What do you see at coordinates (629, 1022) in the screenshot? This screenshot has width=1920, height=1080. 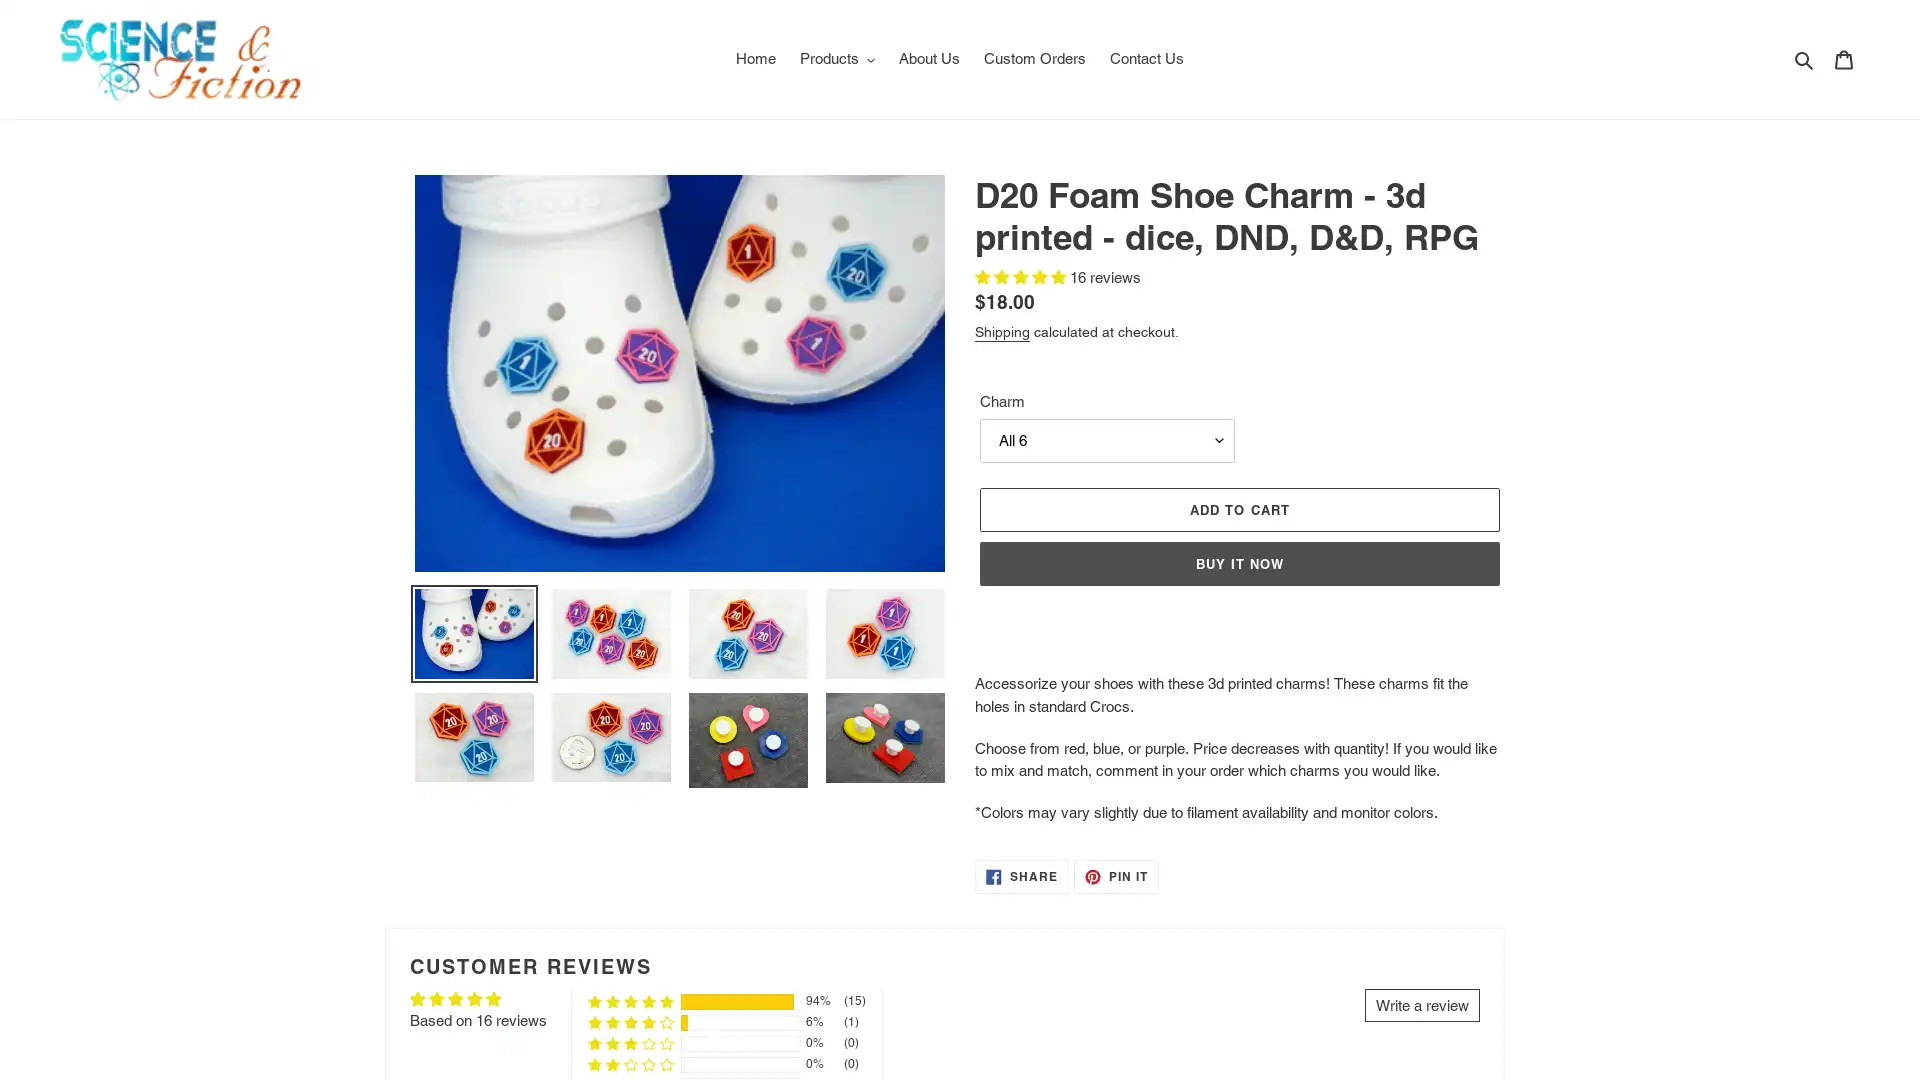 I see `6% (1) reviews with 4 star rating` at bounding box center [629, 1022].